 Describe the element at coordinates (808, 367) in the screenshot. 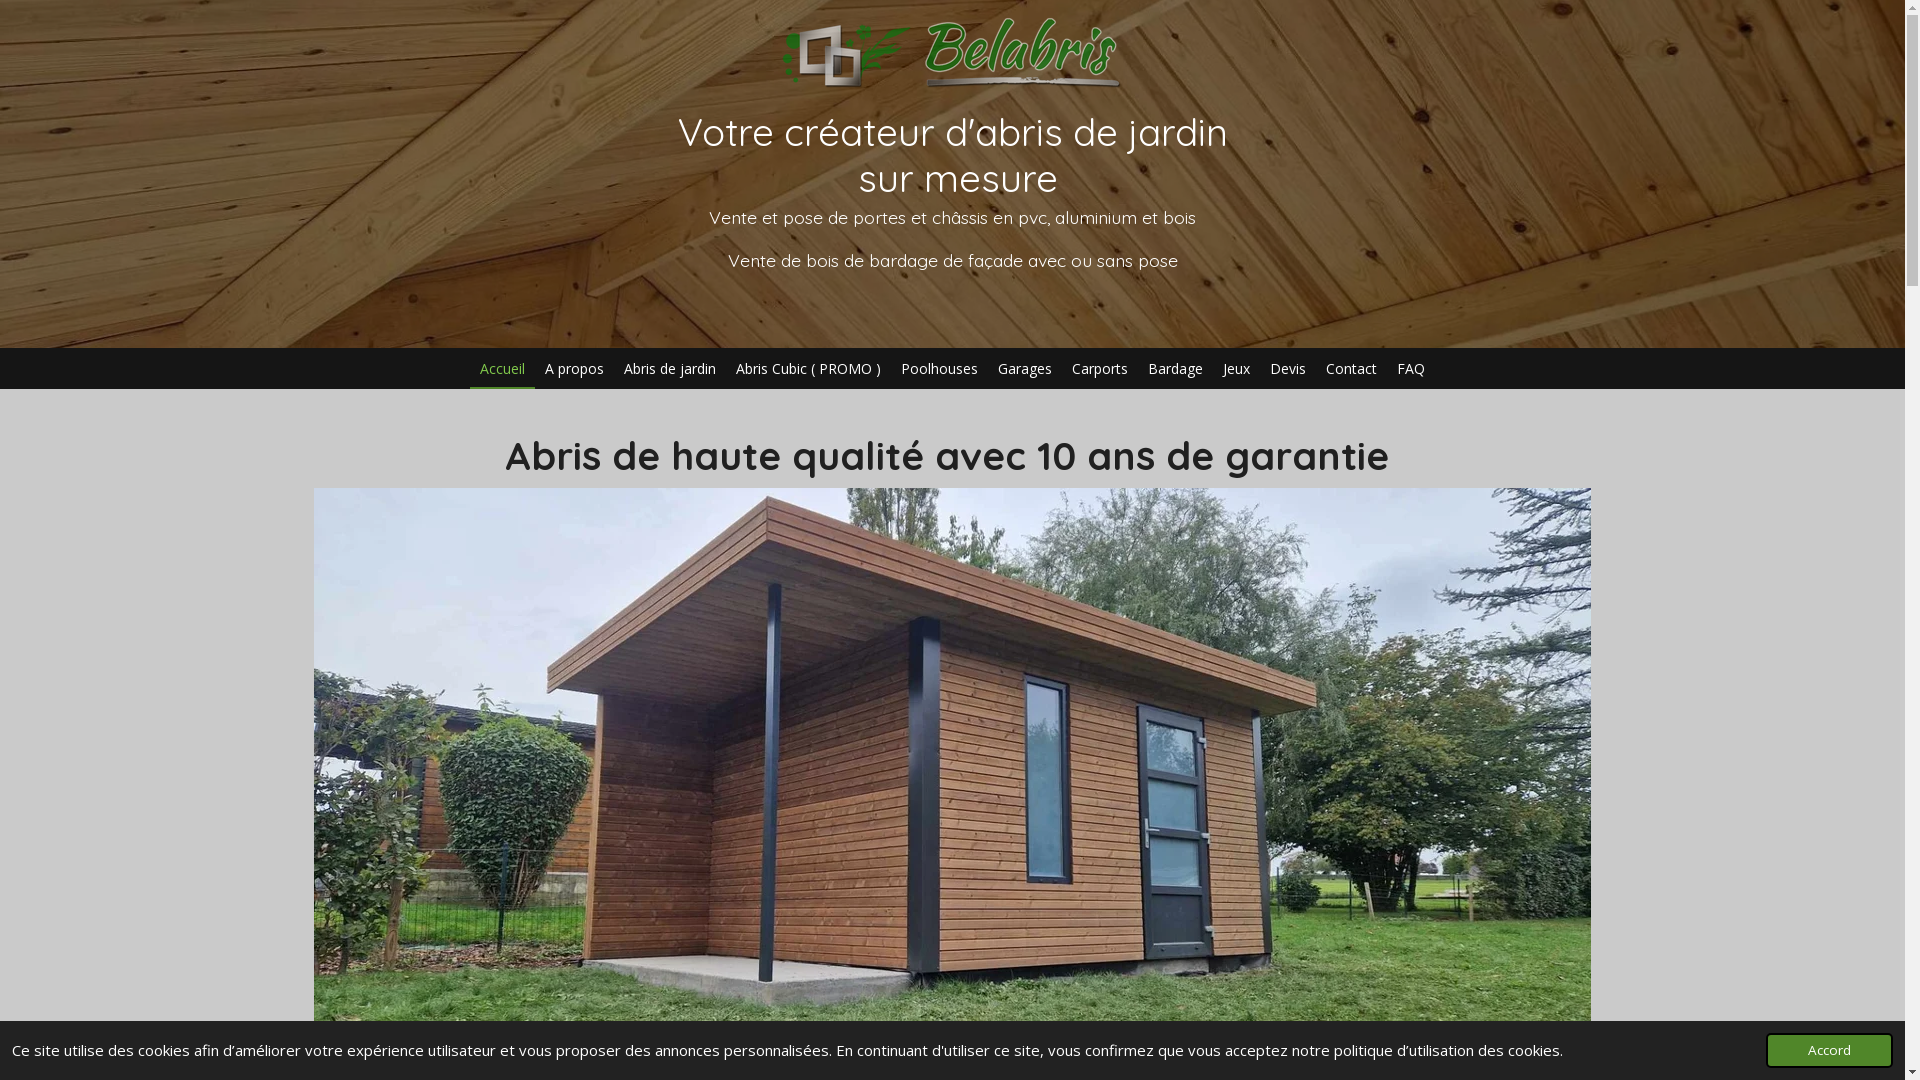

I see `'Abris Cubic ( PROMO )'` at that location.